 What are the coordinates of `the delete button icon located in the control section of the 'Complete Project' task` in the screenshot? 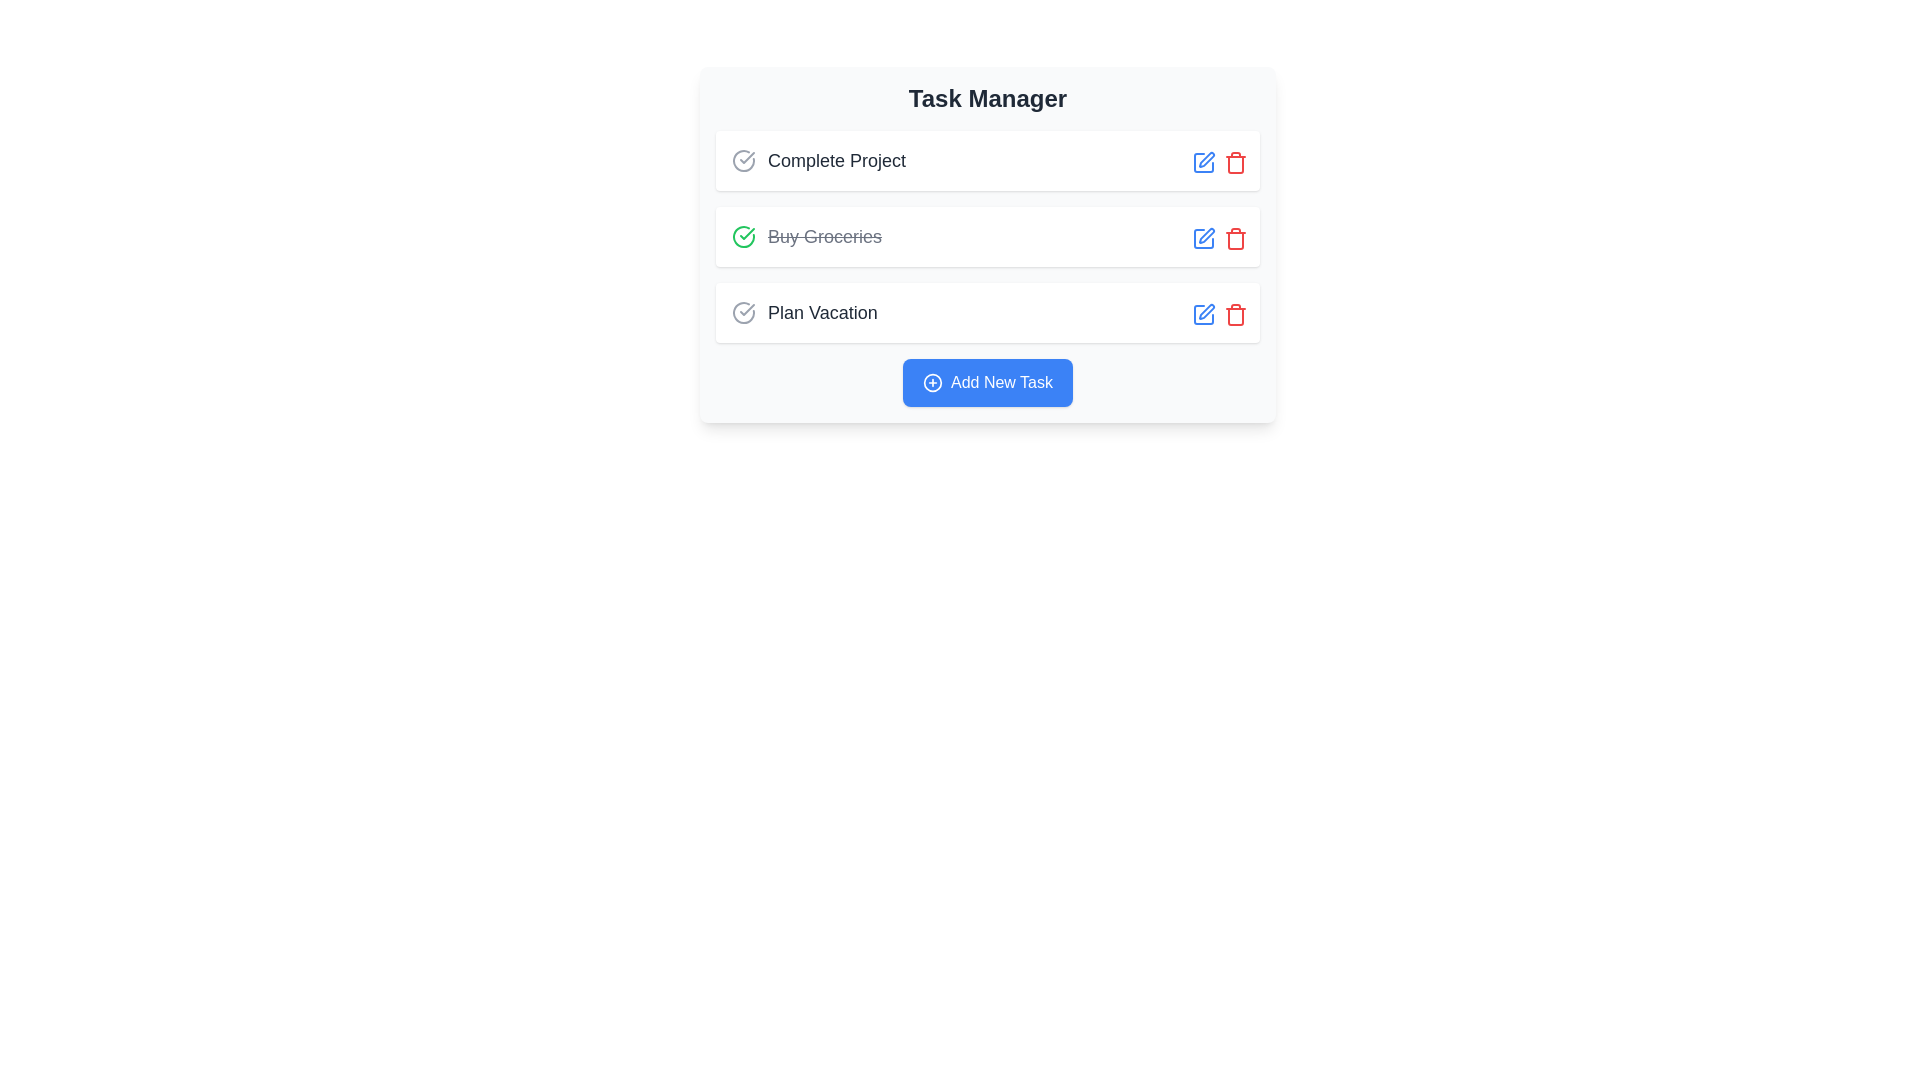 It's located at (1232, 160).